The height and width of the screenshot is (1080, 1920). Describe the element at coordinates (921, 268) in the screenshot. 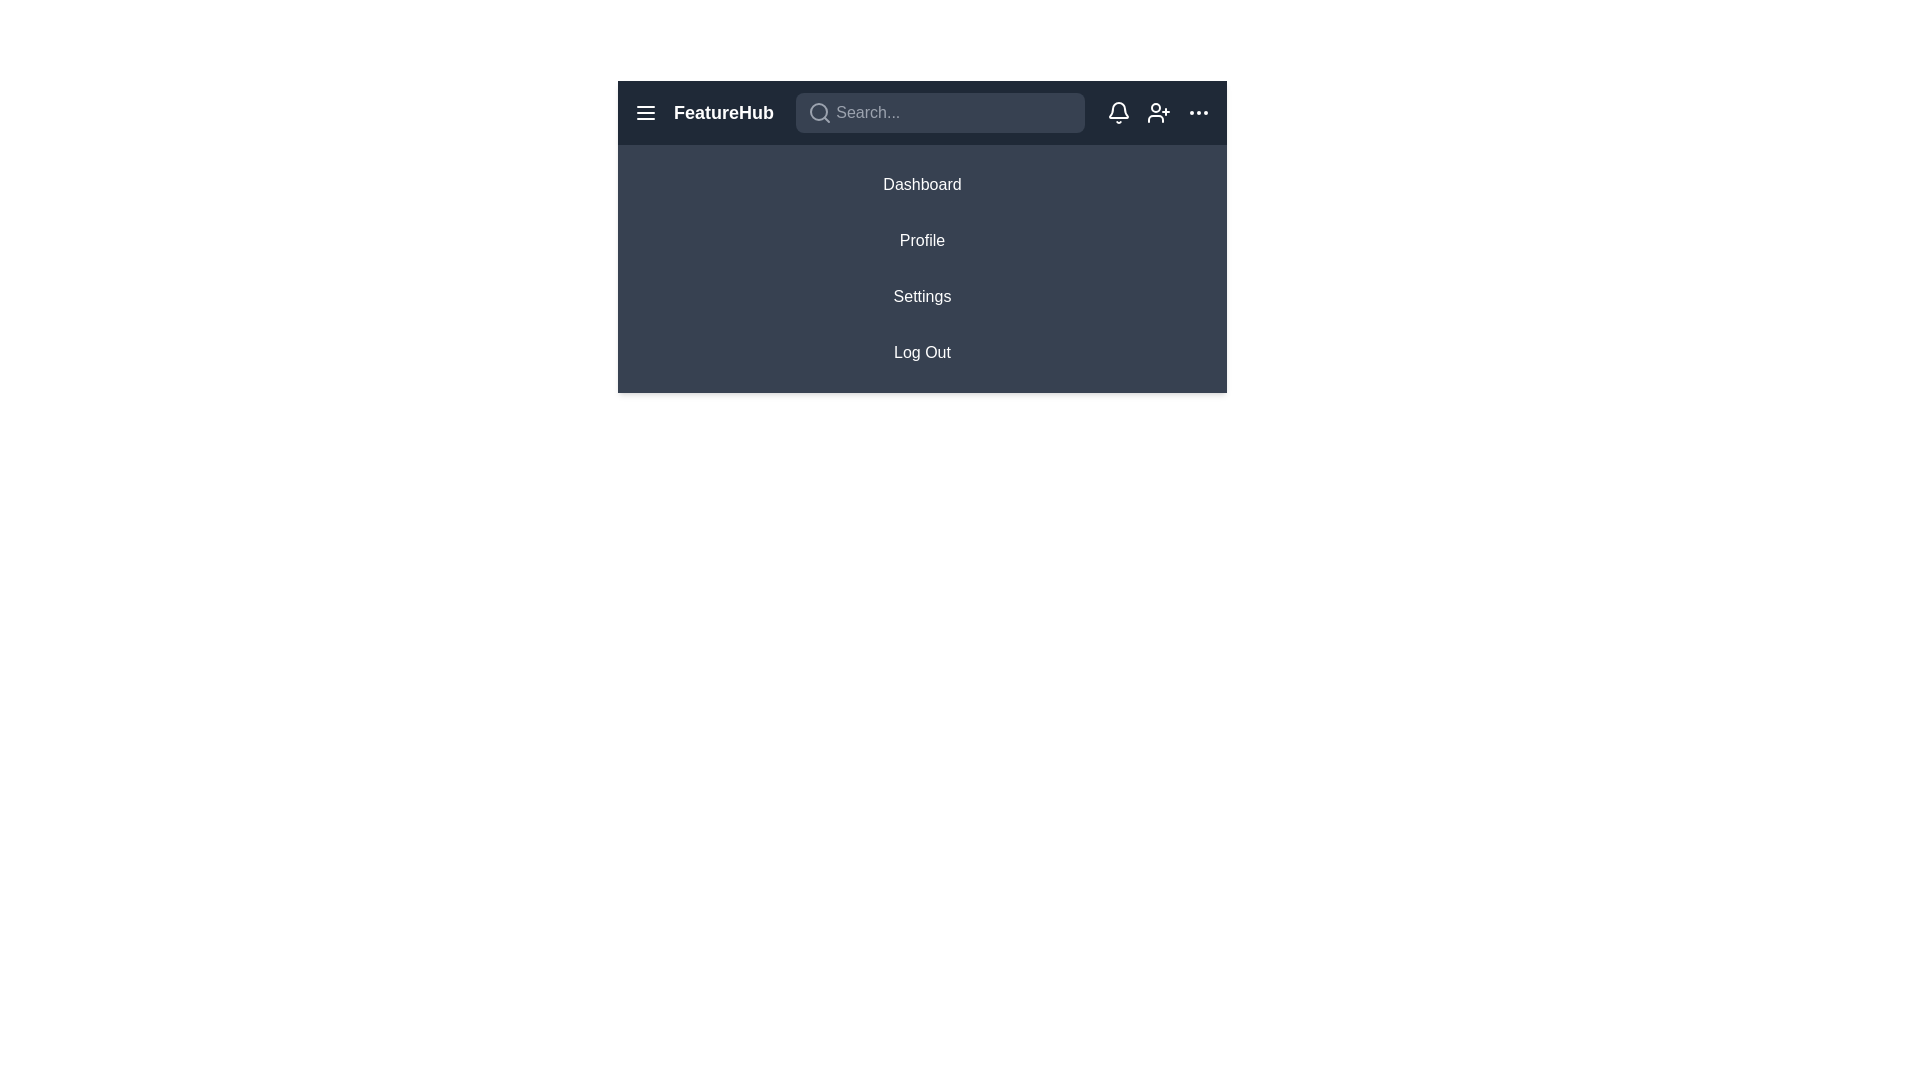

I see `one of the menu items in the vertically stacked menu, which includes 'Dashboard', 'Profile', 'Settings', and 'Log Out'` at that location.